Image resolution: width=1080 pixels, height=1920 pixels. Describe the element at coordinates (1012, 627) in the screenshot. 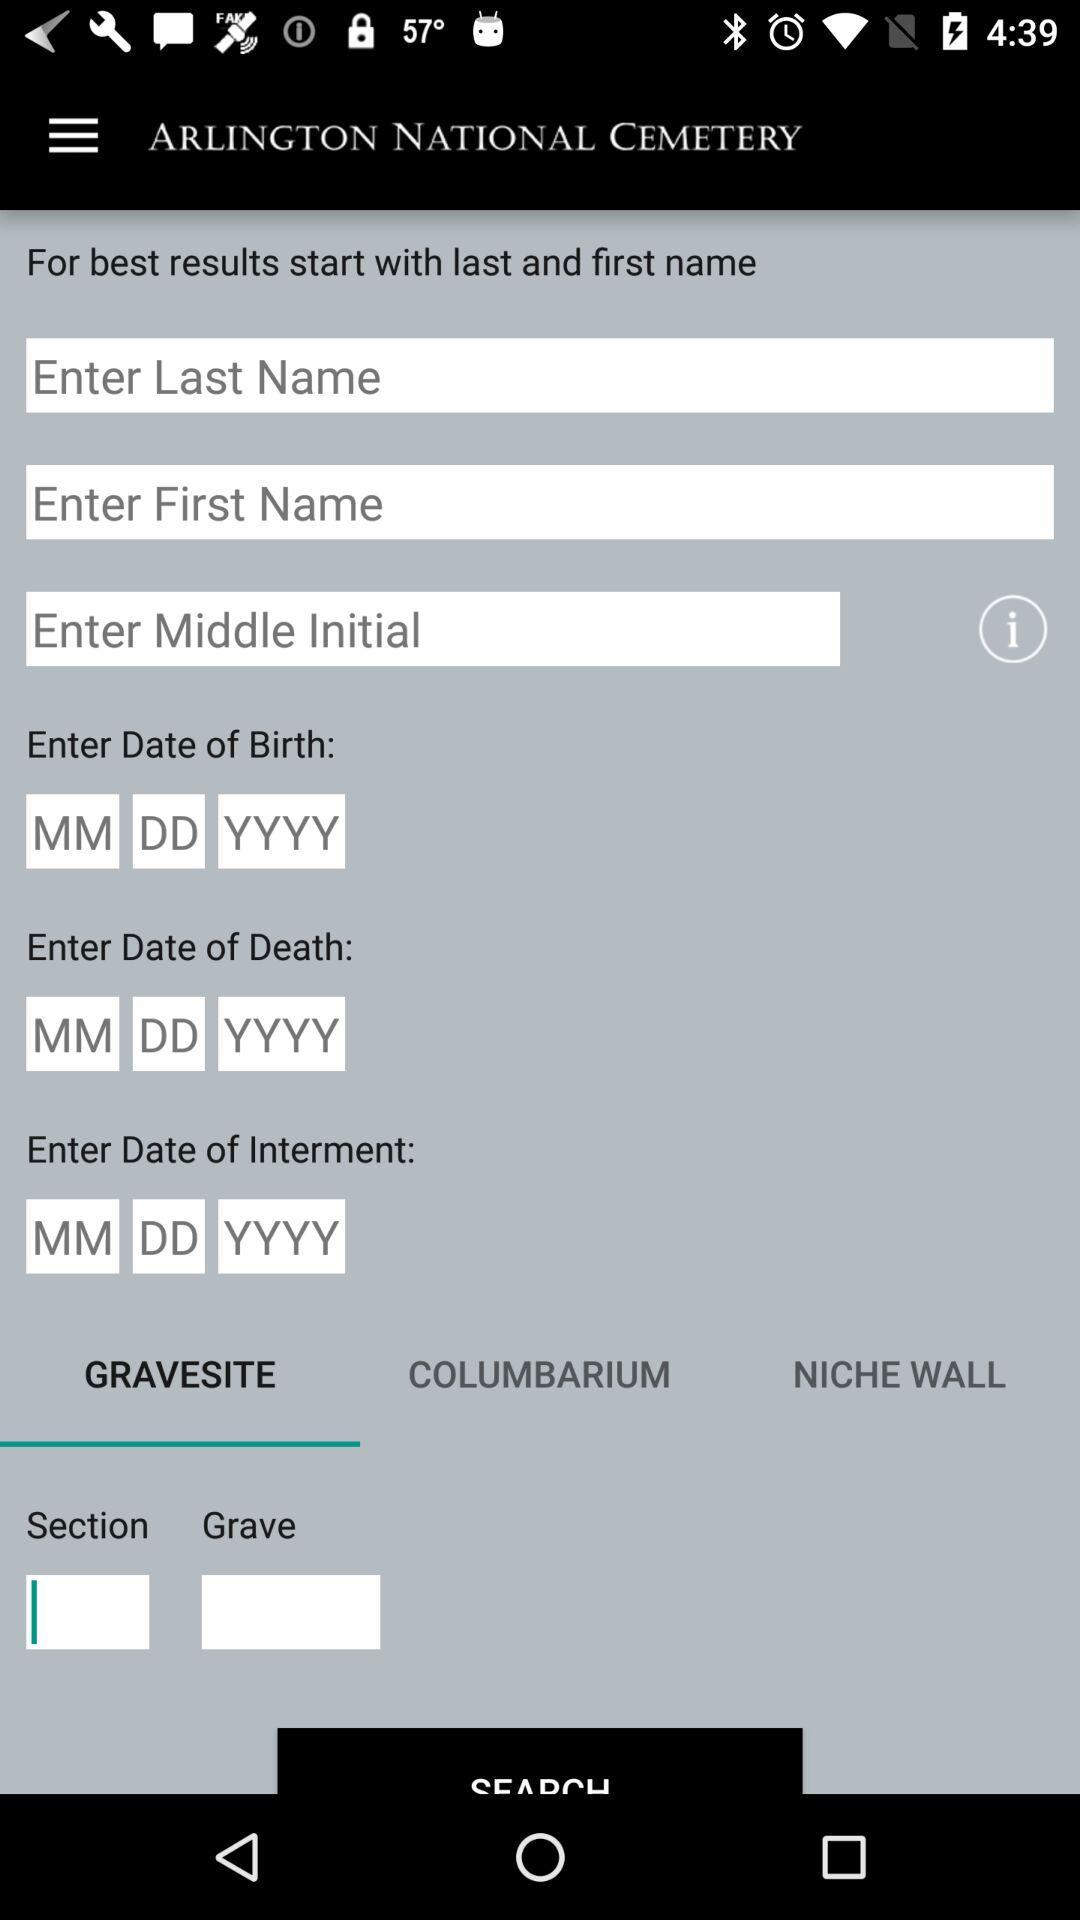

I see `the info icon` at that location.